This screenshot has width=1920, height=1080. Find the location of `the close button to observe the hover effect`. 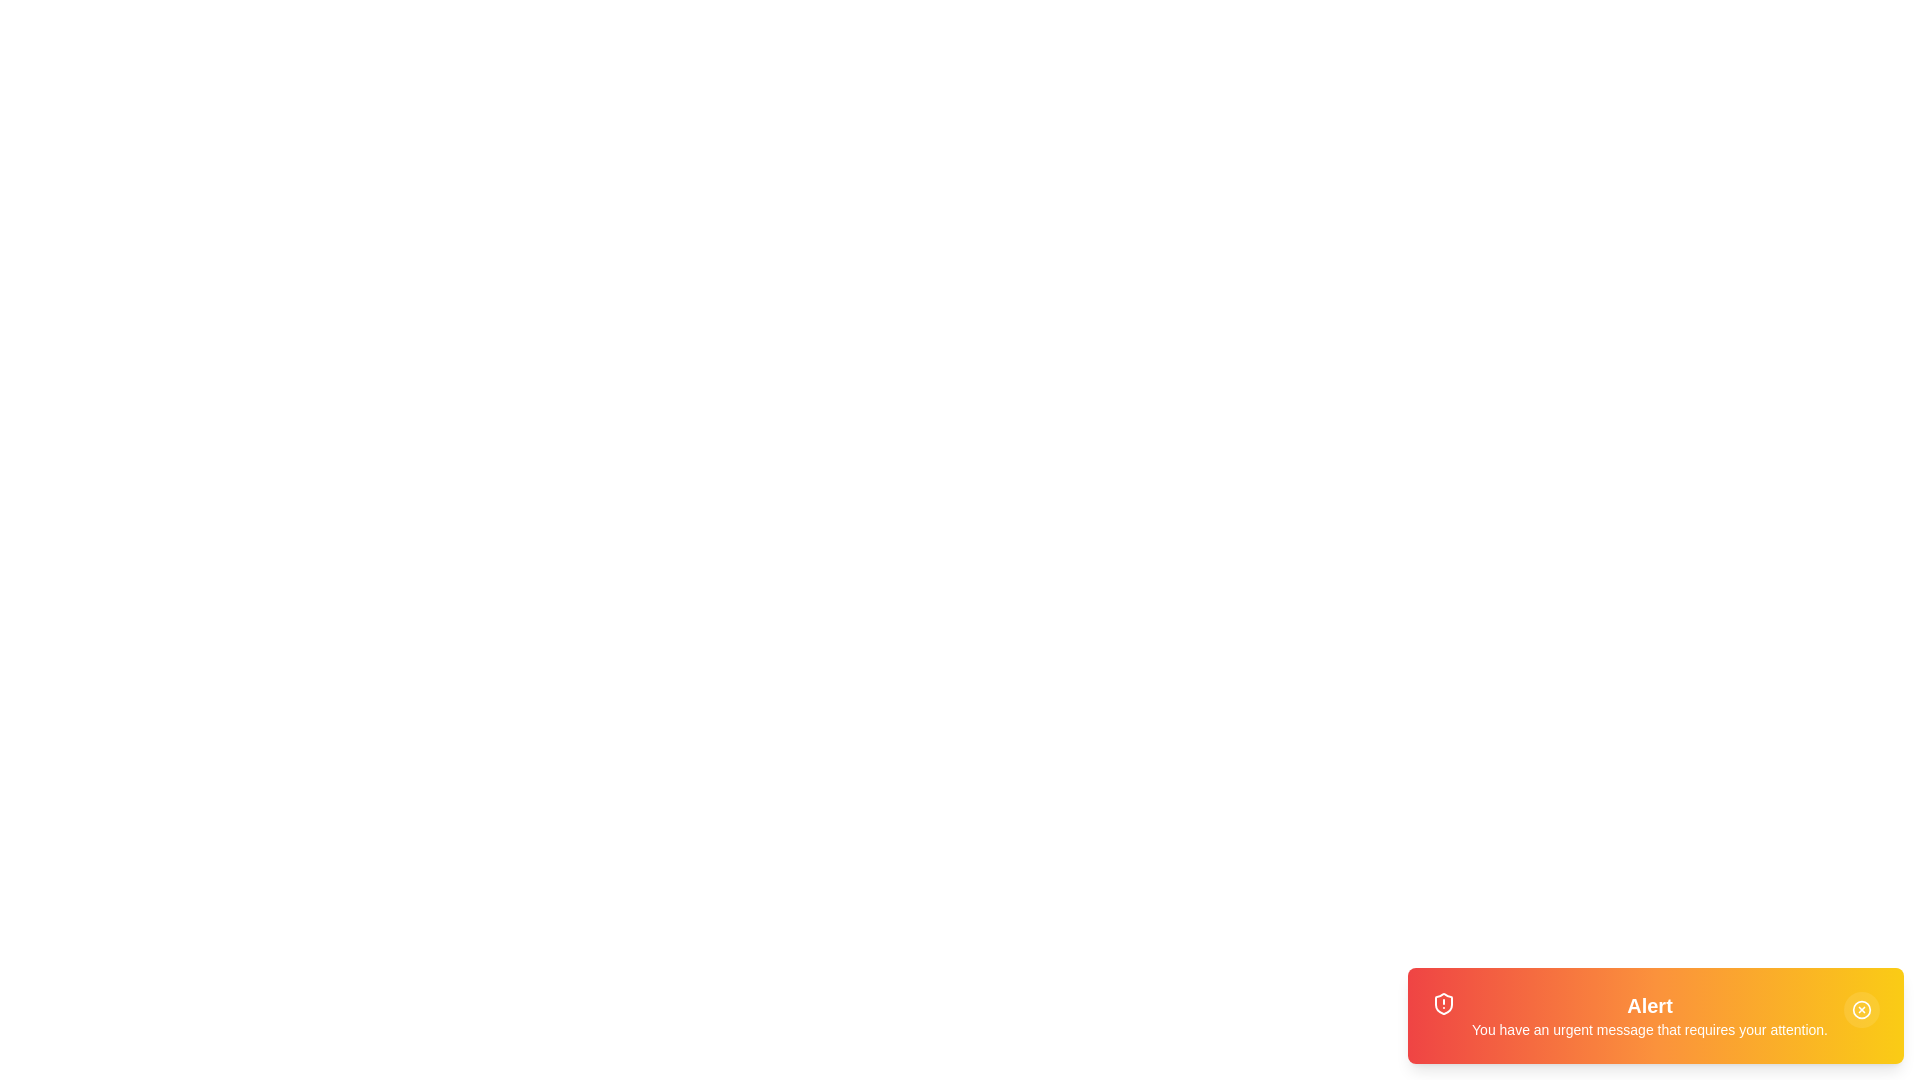

the close button to observe the hover effect is located at coordinates (1861, 1010).